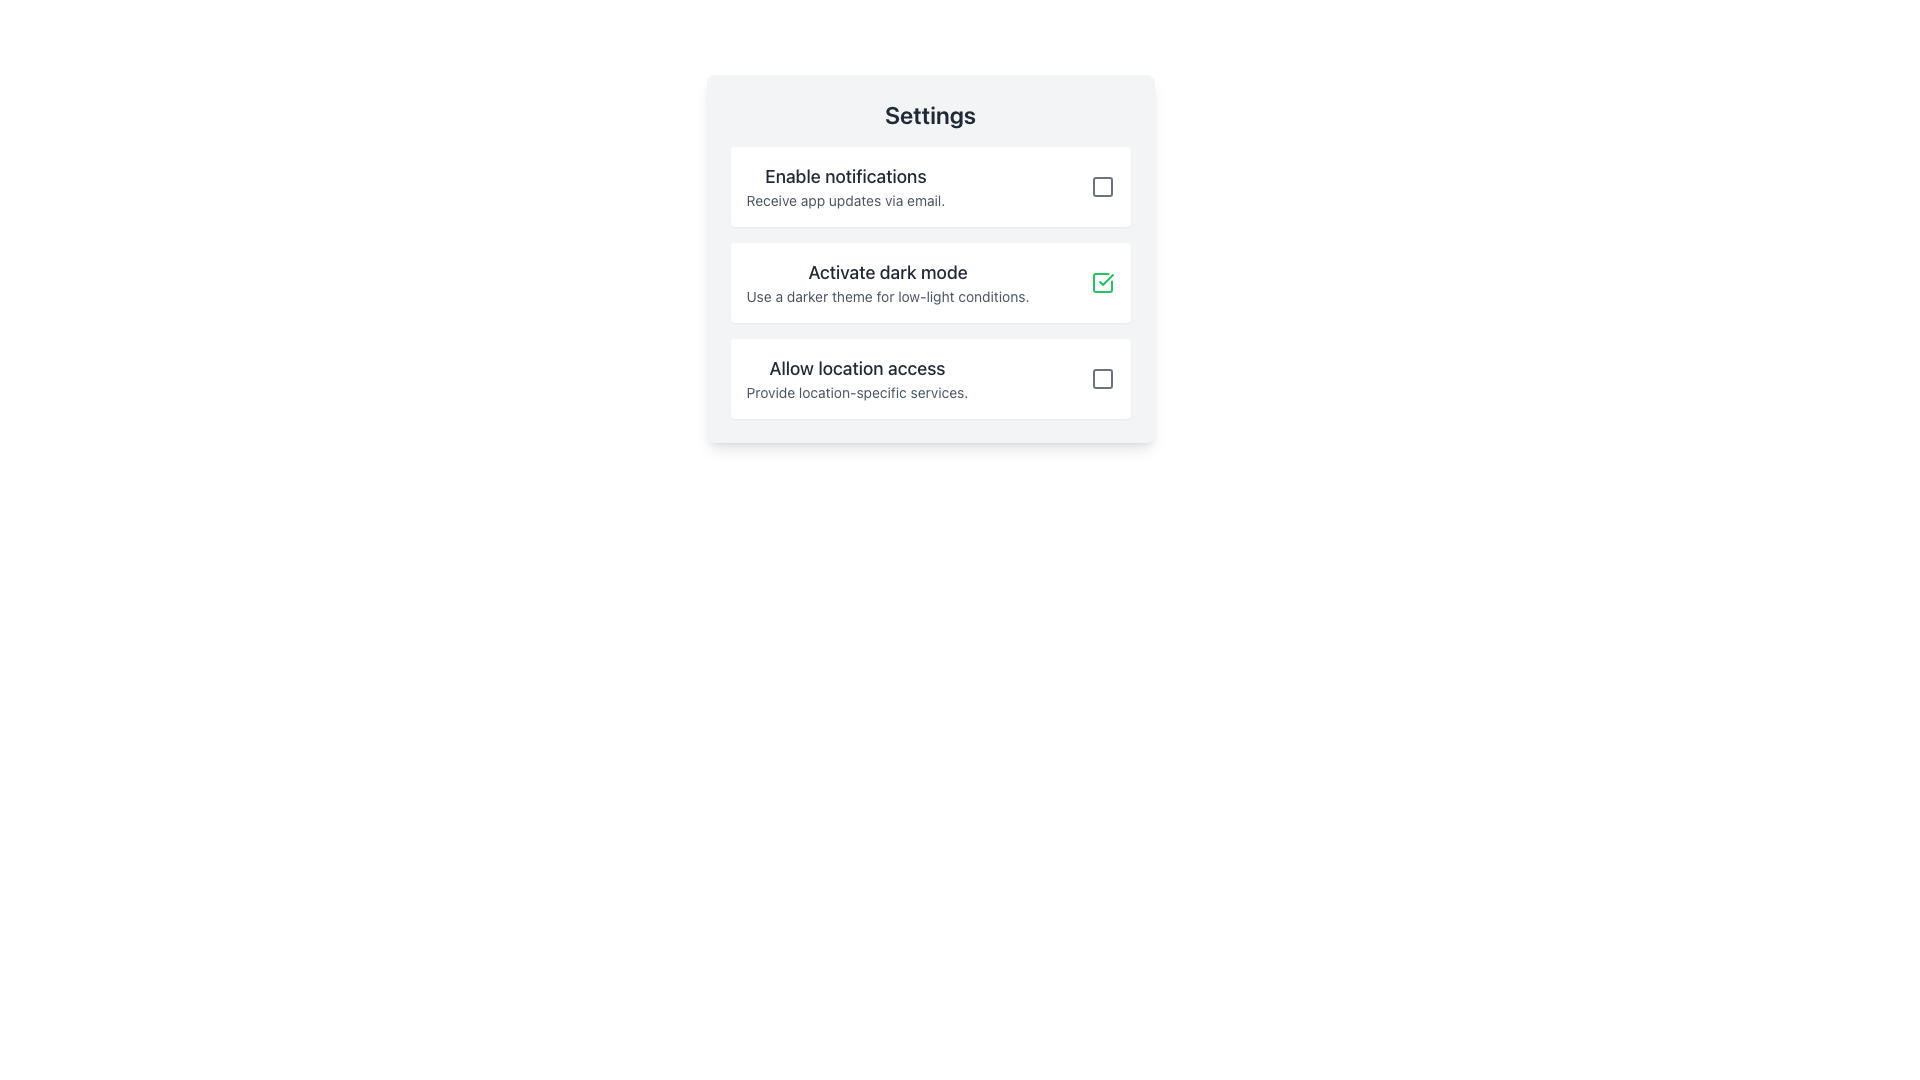  Describe the element at coordinates (857, 378) in the screenshot. I see `the text block containing 'Allow location access' and 'Provide location-specific services' within the third card in the 'Settings' section` at that location.